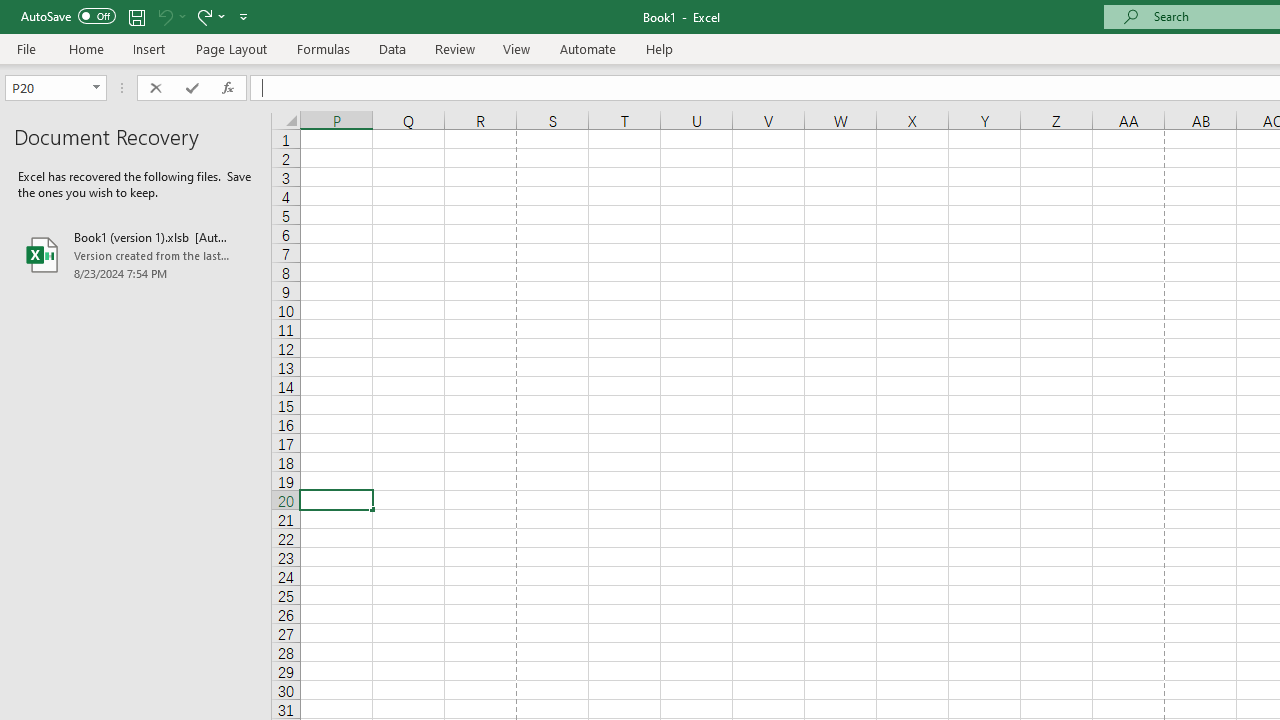 This screenshot has width=1280, height=720. What do you see at coordinates (148, 48) in the screenshot?
I see `'Insert'` at bounding box center [148, 48].